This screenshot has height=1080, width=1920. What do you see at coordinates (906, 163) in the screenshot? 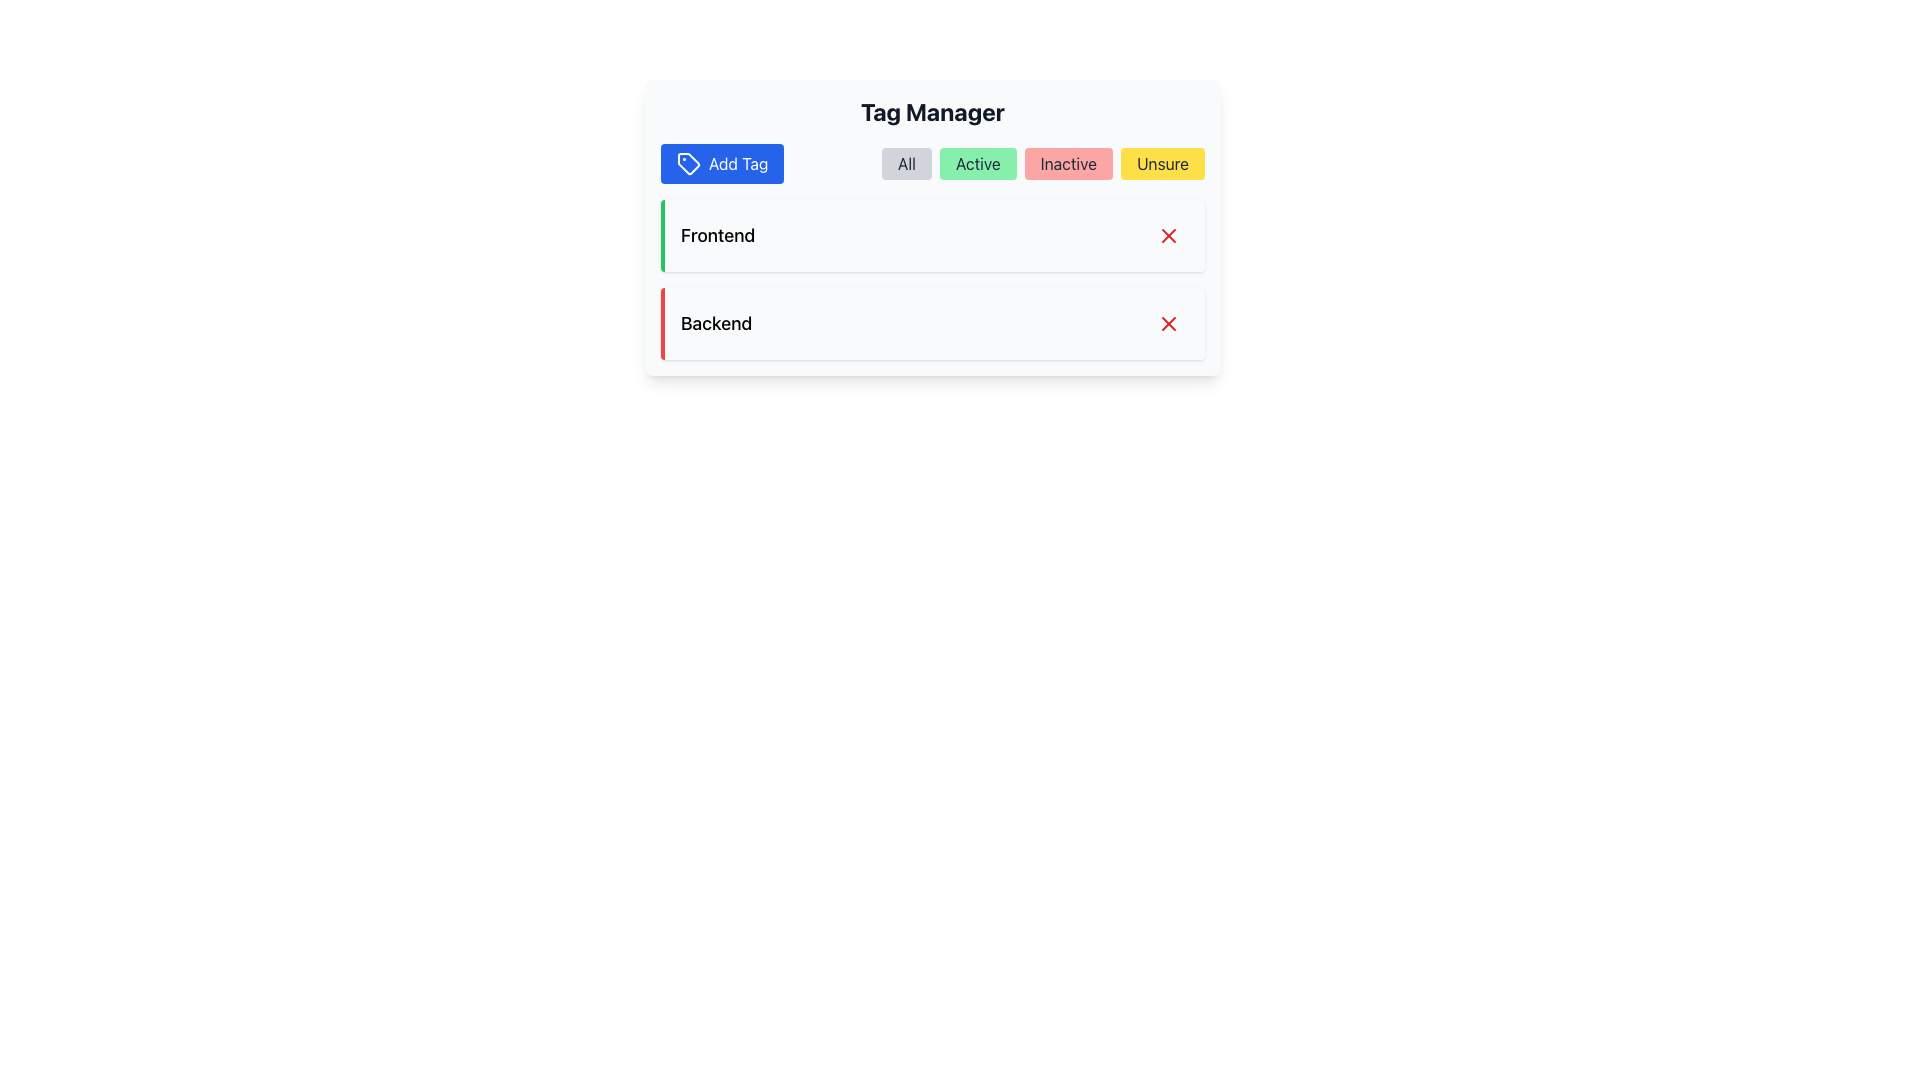
I see `the 'All' filter button, the leftmost button in a row of four labeled 'All', 'Active', 'Inactive', and 'Unsure', to enable keyboard interaction` at bounding box center [906, 163].